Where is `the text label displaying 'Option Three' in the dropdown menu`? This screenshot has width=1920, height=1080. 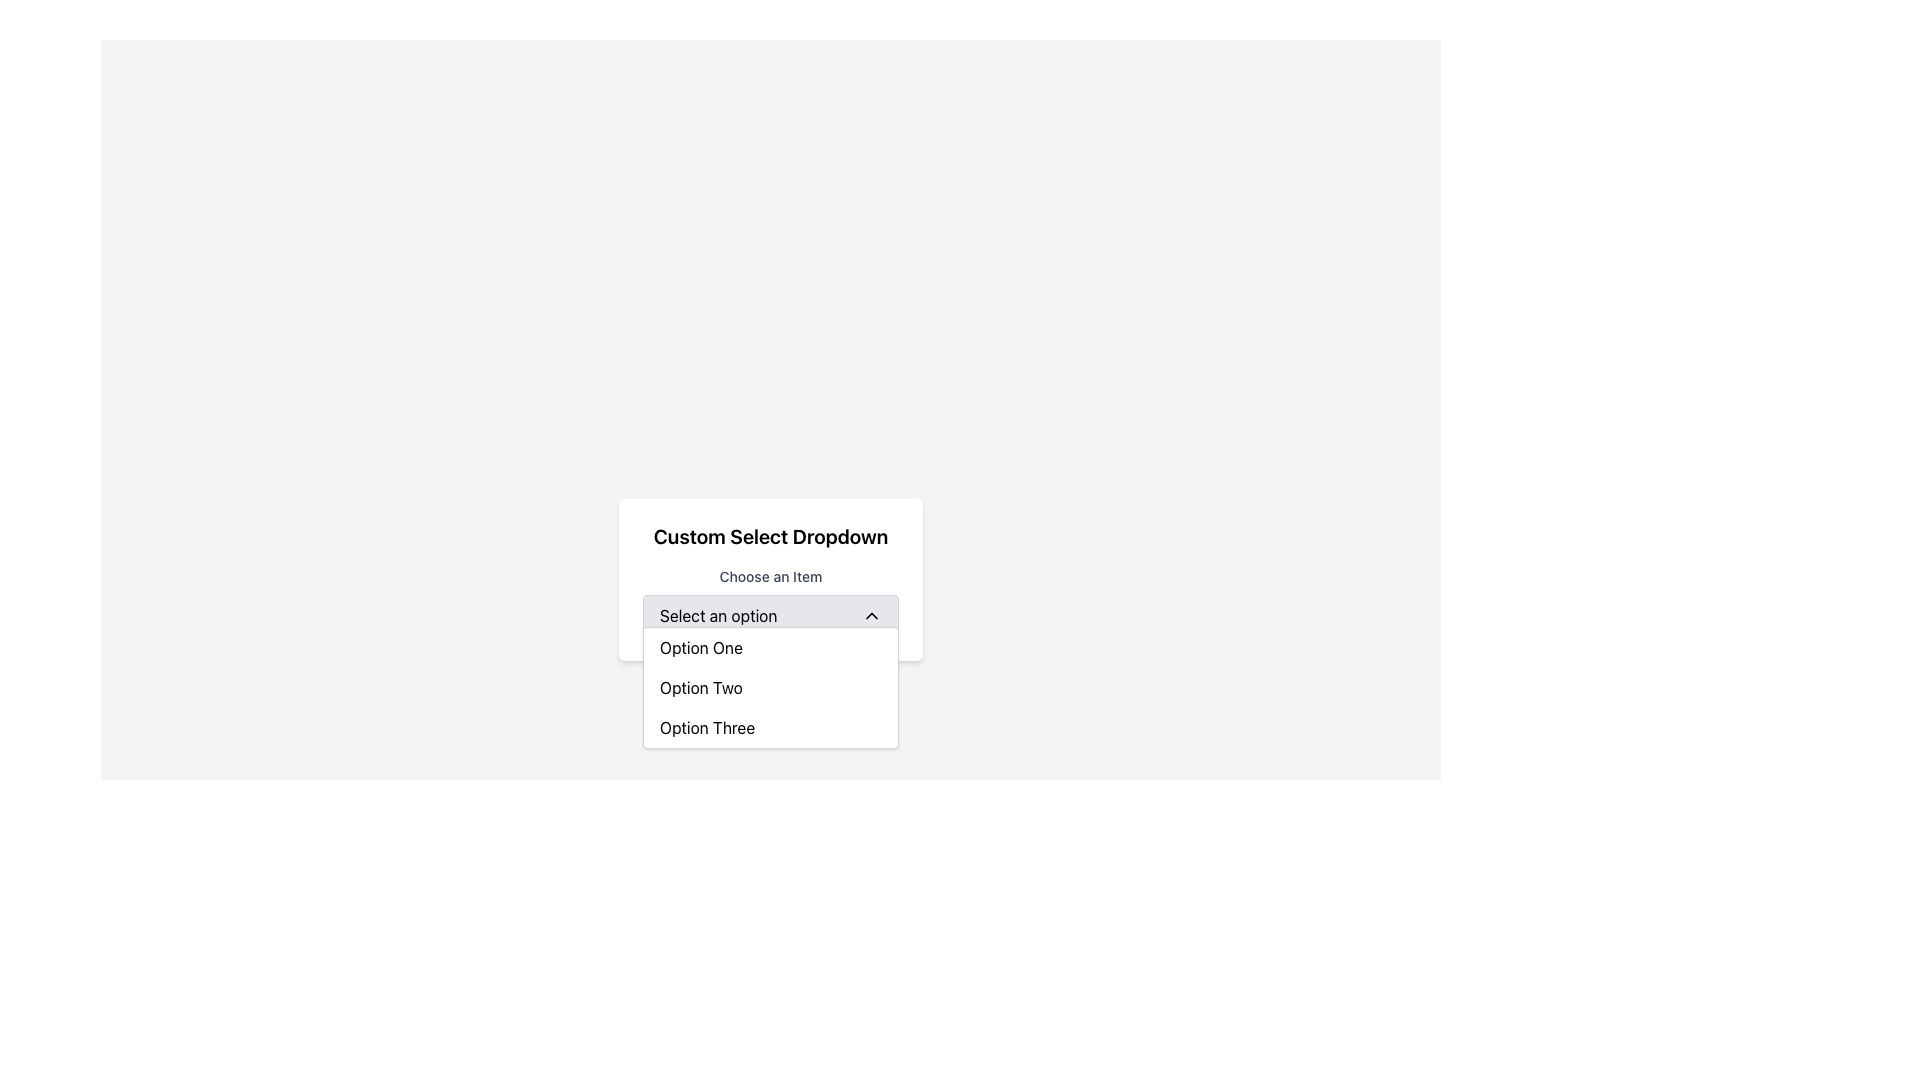 the text label displaying 'Option Three' in the dropdown menu is located at coordinates (707, 728).